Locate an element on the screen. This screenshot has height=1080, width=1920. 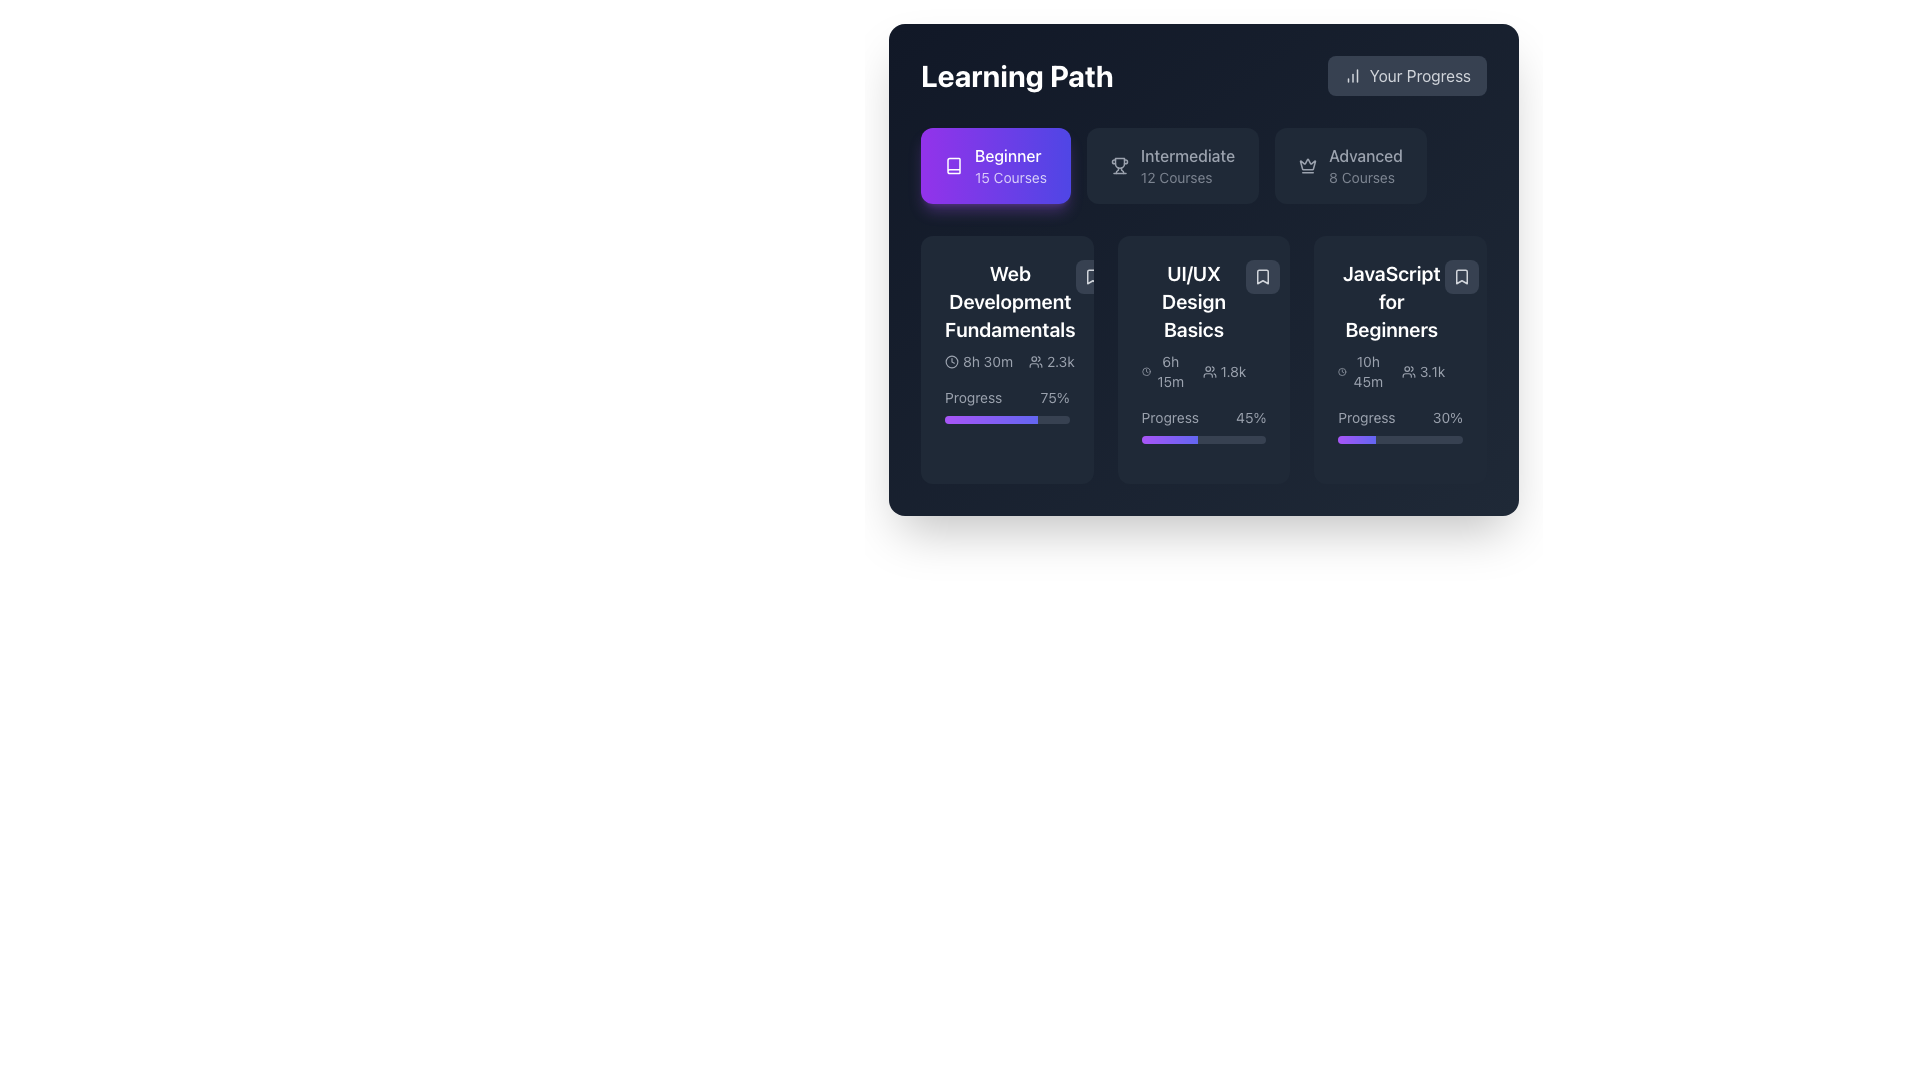
the 'Advanced' label that serves as a navigation aid for users to identify and access the corresponding advanced level courses, located at the top-right corner of the section labeled 'Advanced 8 Courses' is located at coordinates (1365, 154).